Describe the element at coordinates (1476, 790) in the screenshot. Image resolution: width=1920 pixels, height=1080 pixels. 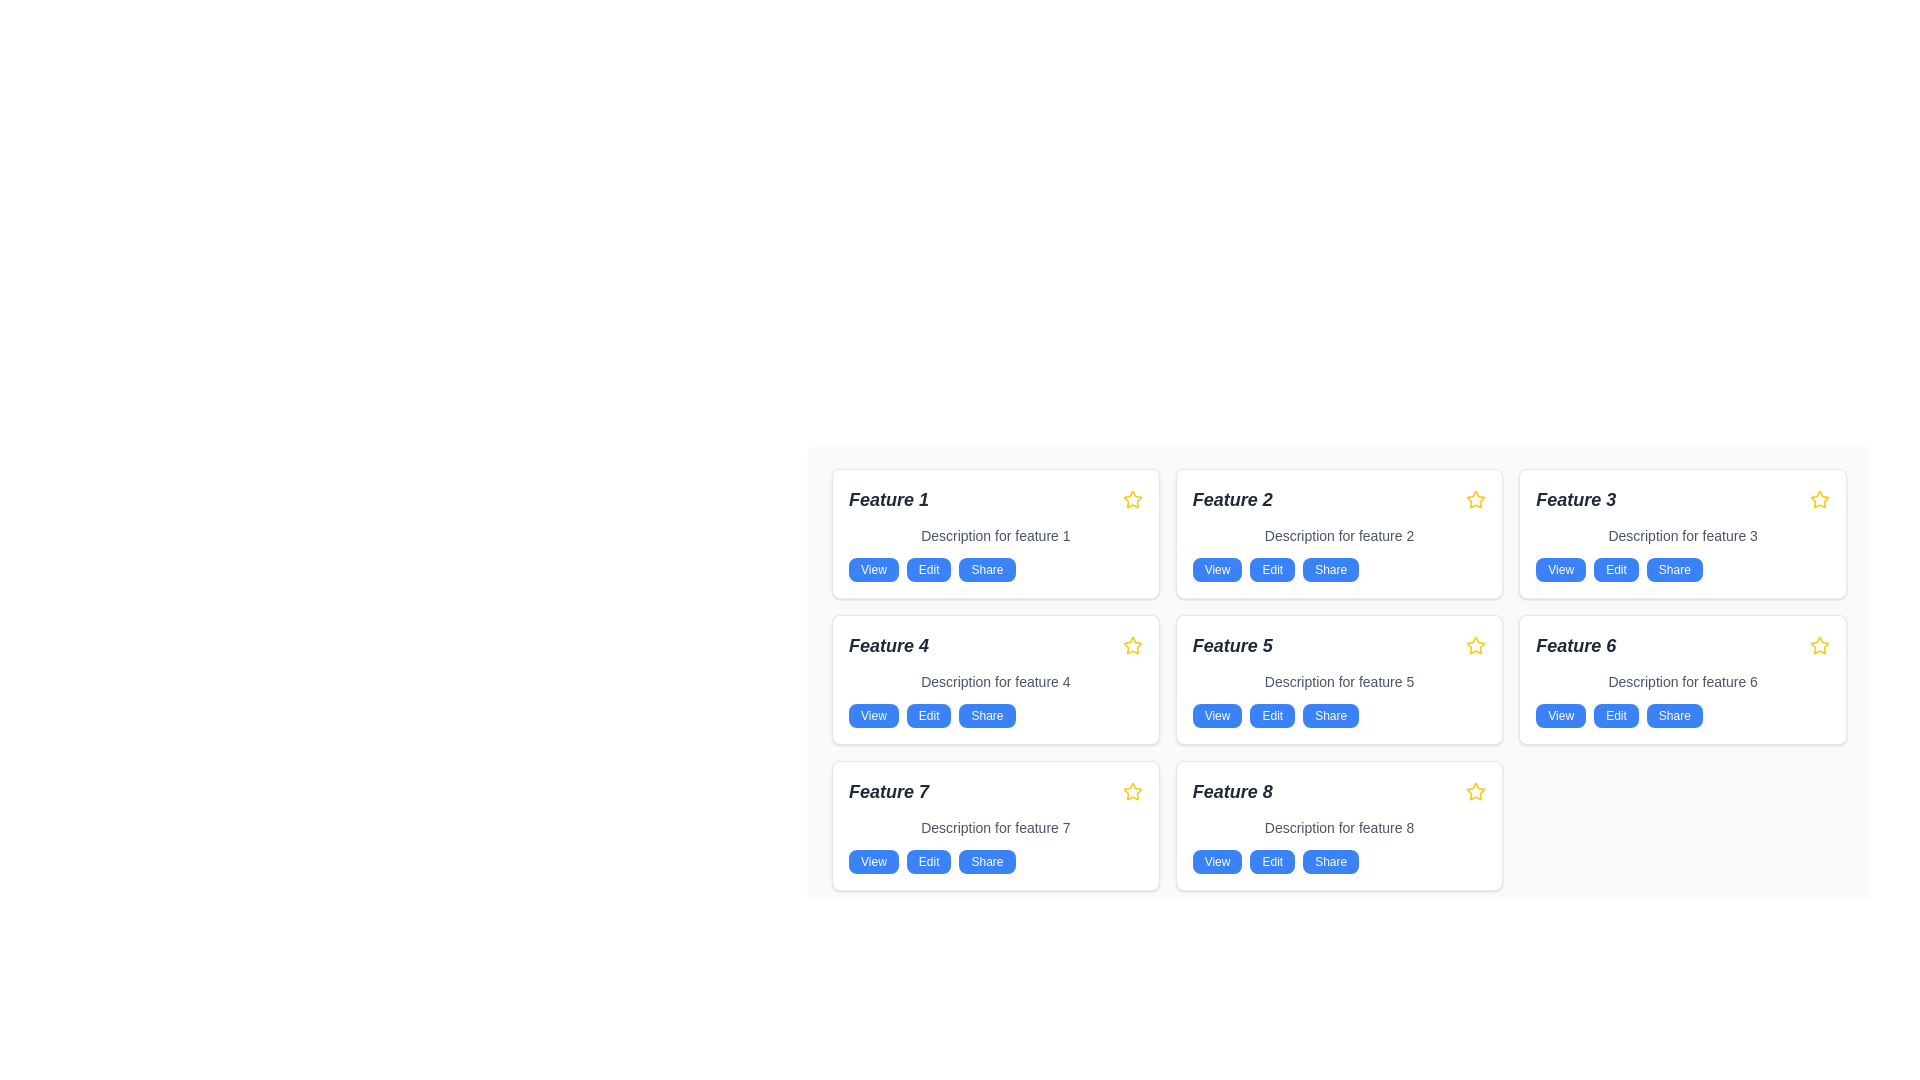
I see `the star icon in the top-right corner of the 'Feature 8' card` at that location.